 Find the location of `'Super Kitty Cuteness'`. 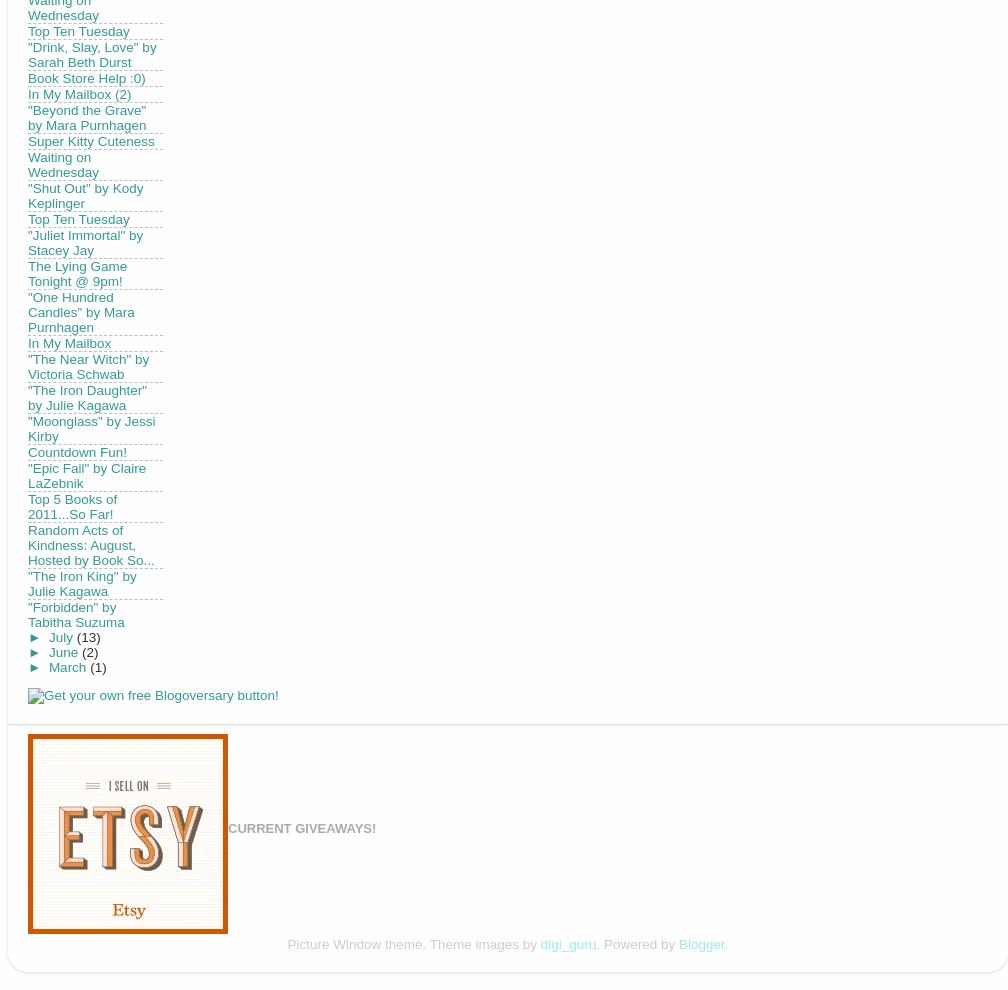

'Super Kitty Cuteness' is located at coordinates (91, 139).